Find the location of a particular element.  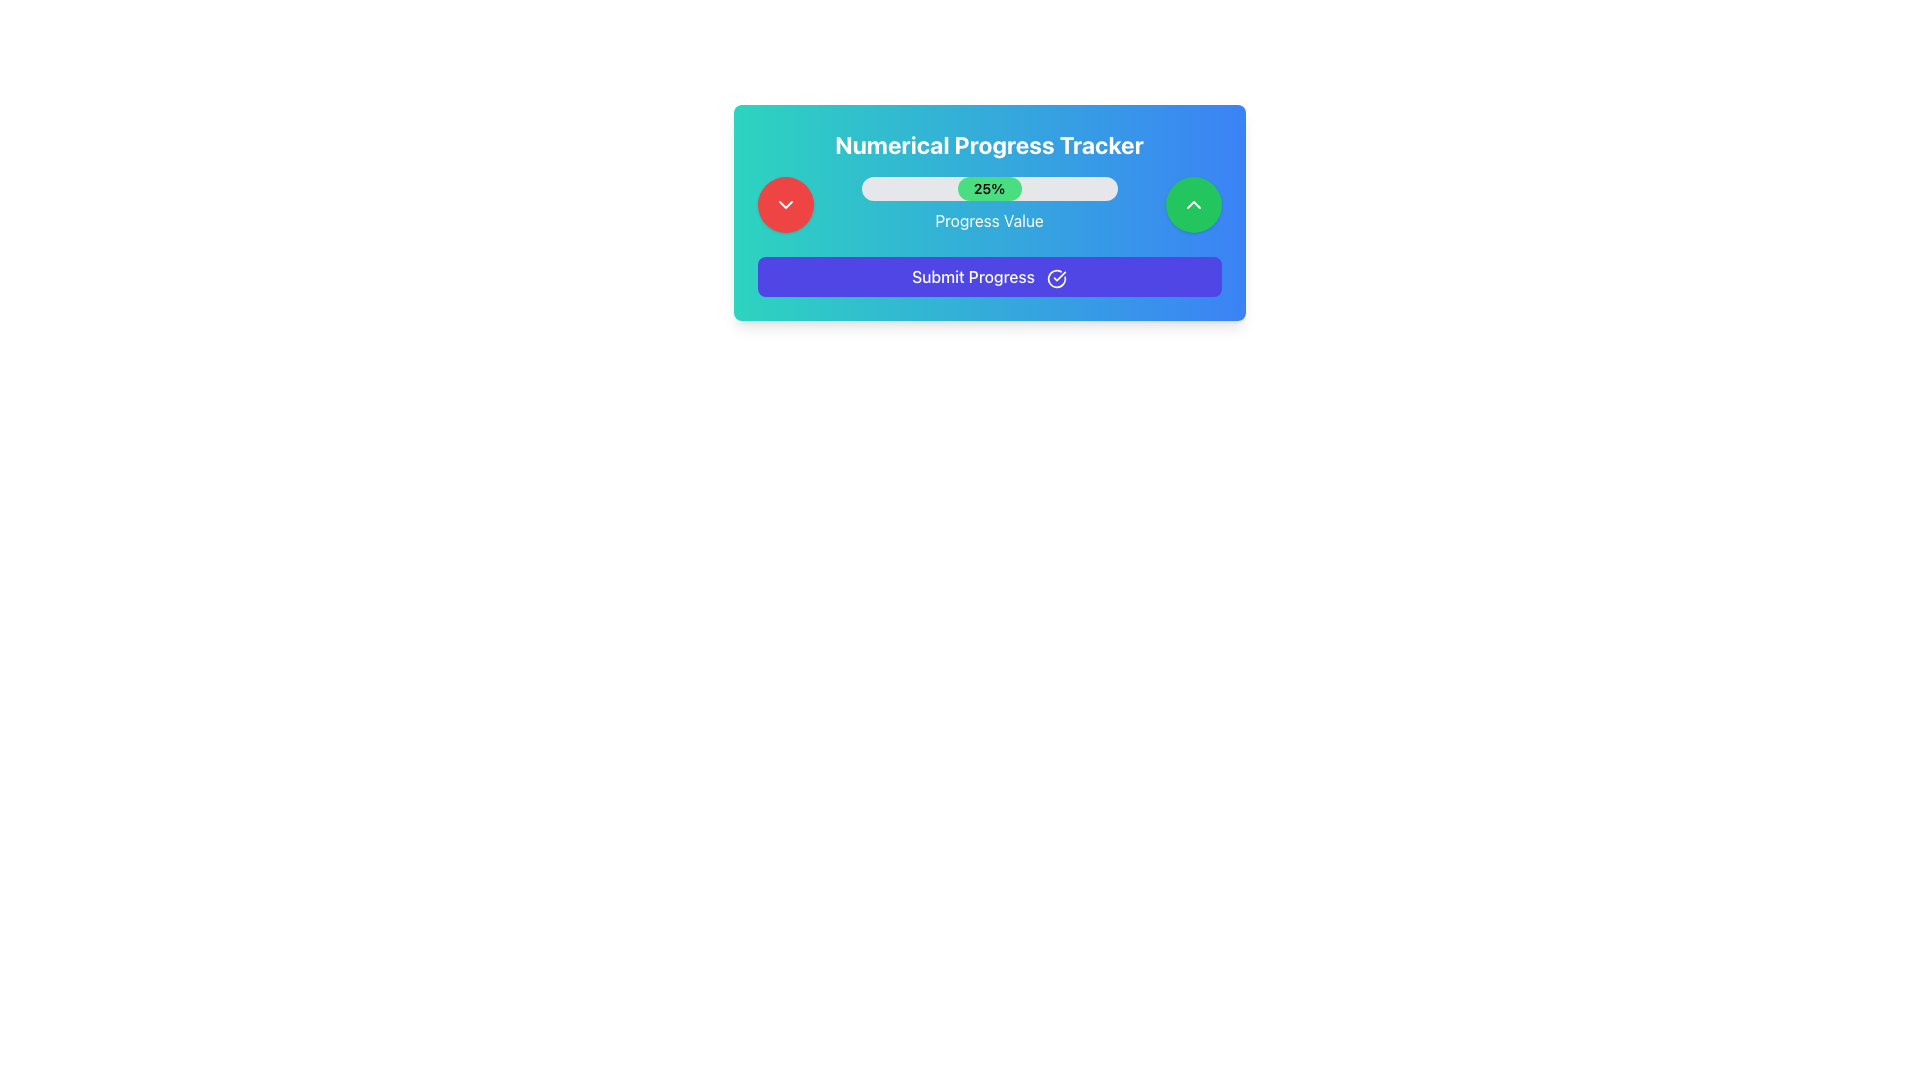

header Text Label of the Numerical Progress Tracker to gather additional information about its functionality and purpose is located at coordinates (989, 144).